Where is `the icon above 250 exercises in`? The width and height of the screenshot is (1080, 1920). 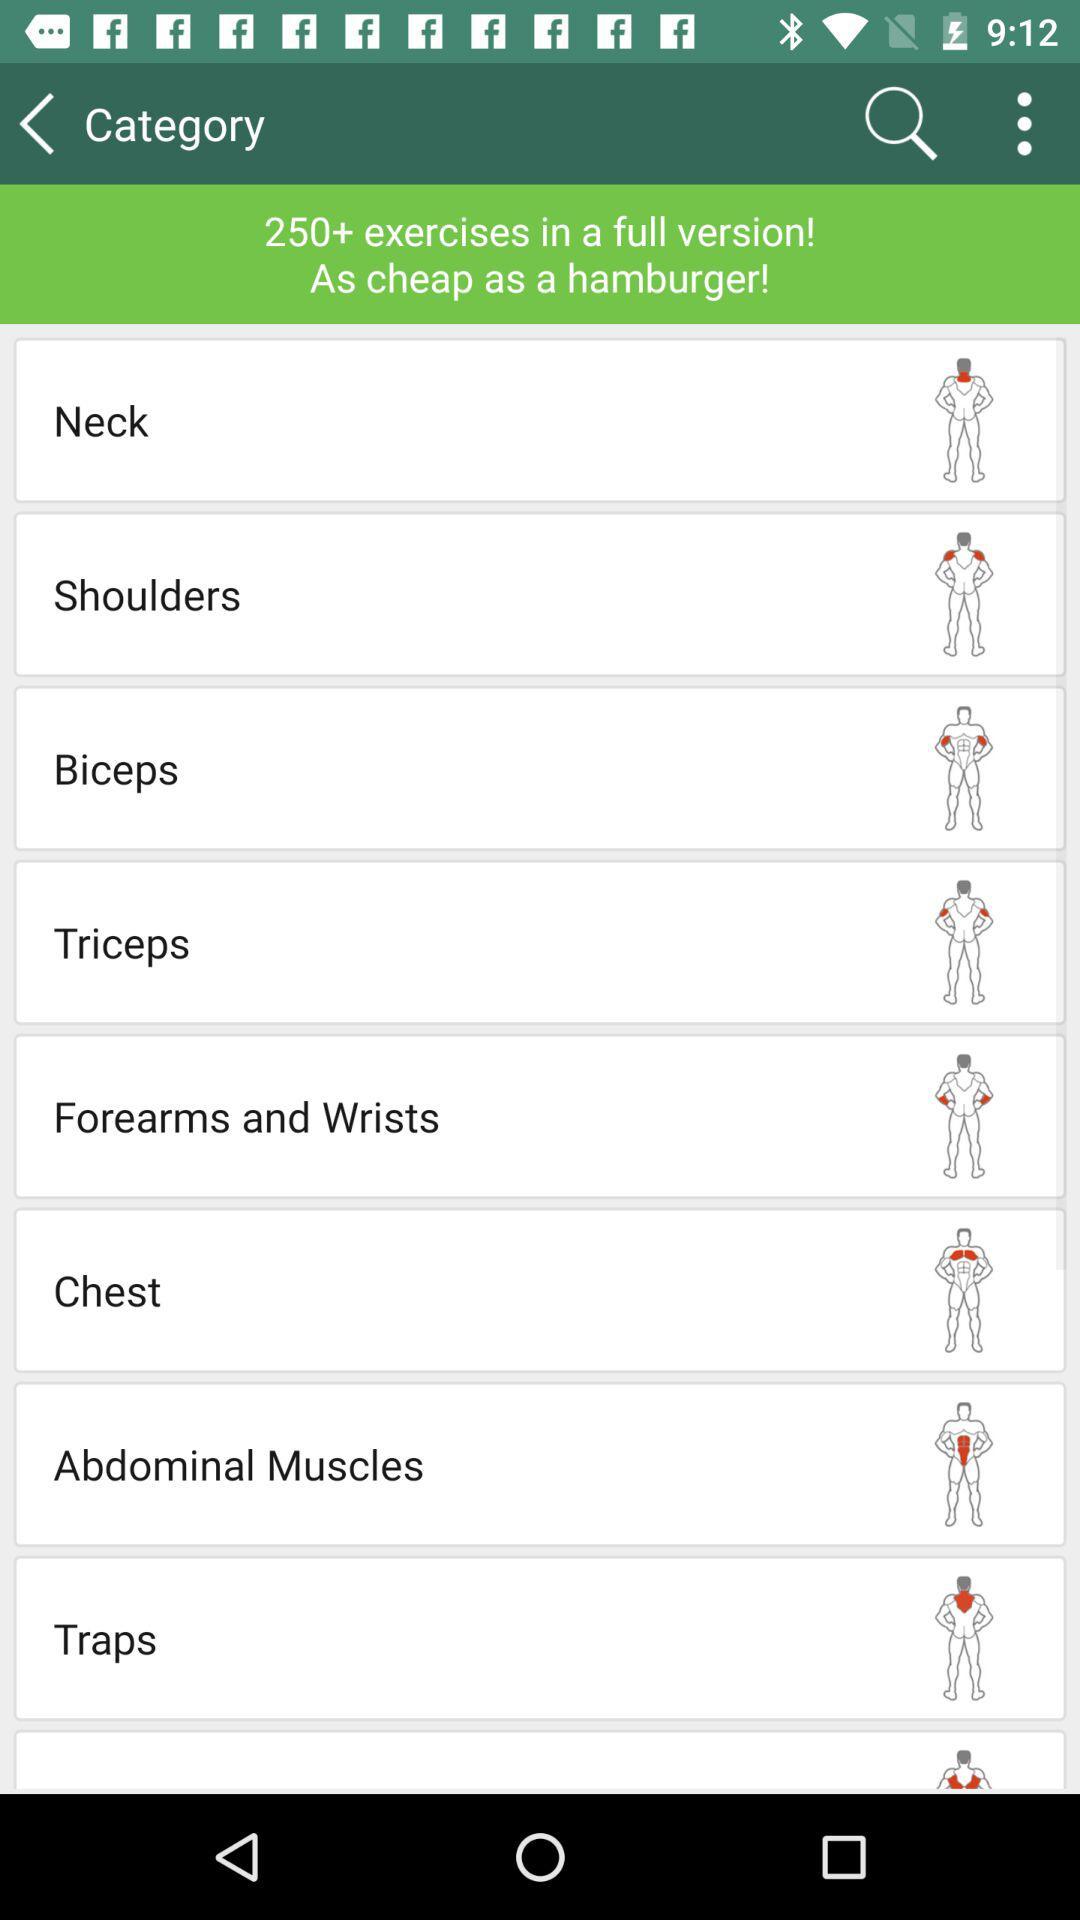
the icon above 250 exercises in is located at coordinates (900, 122).